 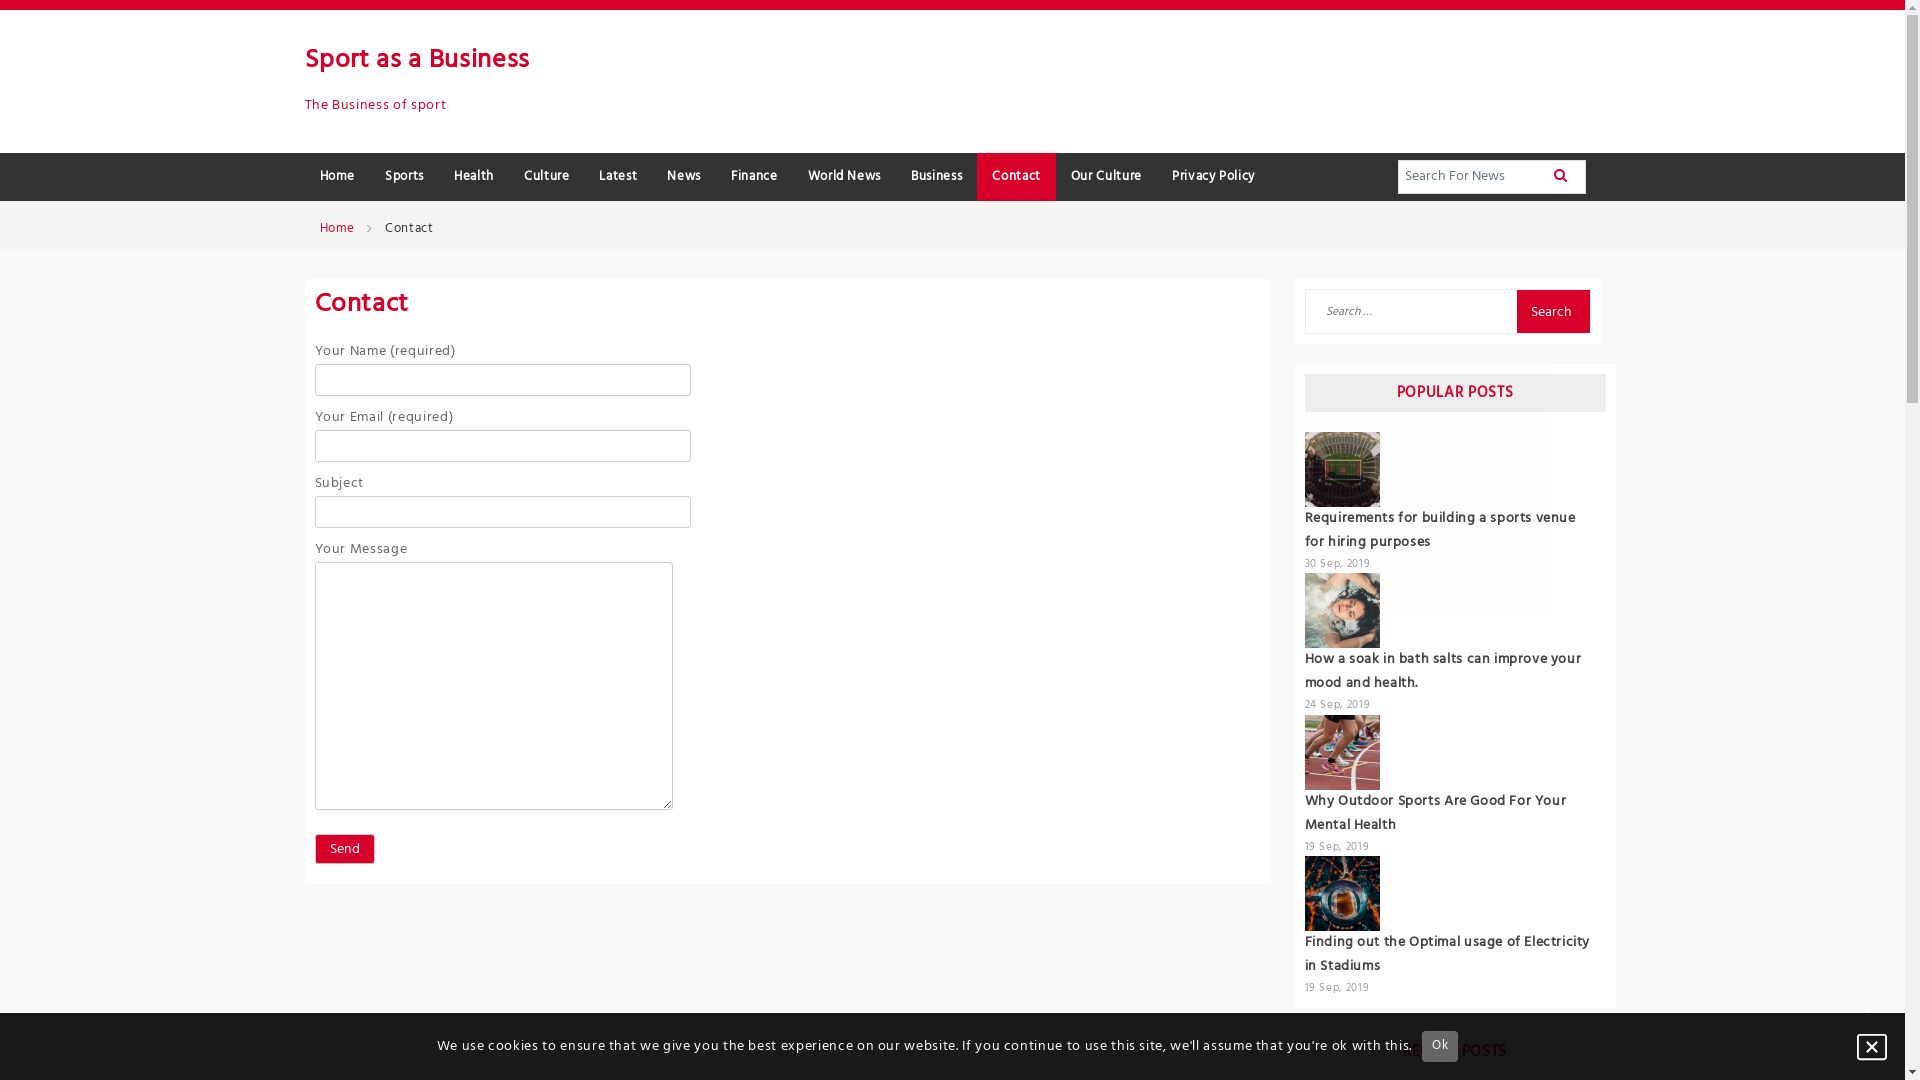 What do you see at coordinates (1551, 311) in the screenshot?
I see `'Search'` at bounding box center [1551, 311].